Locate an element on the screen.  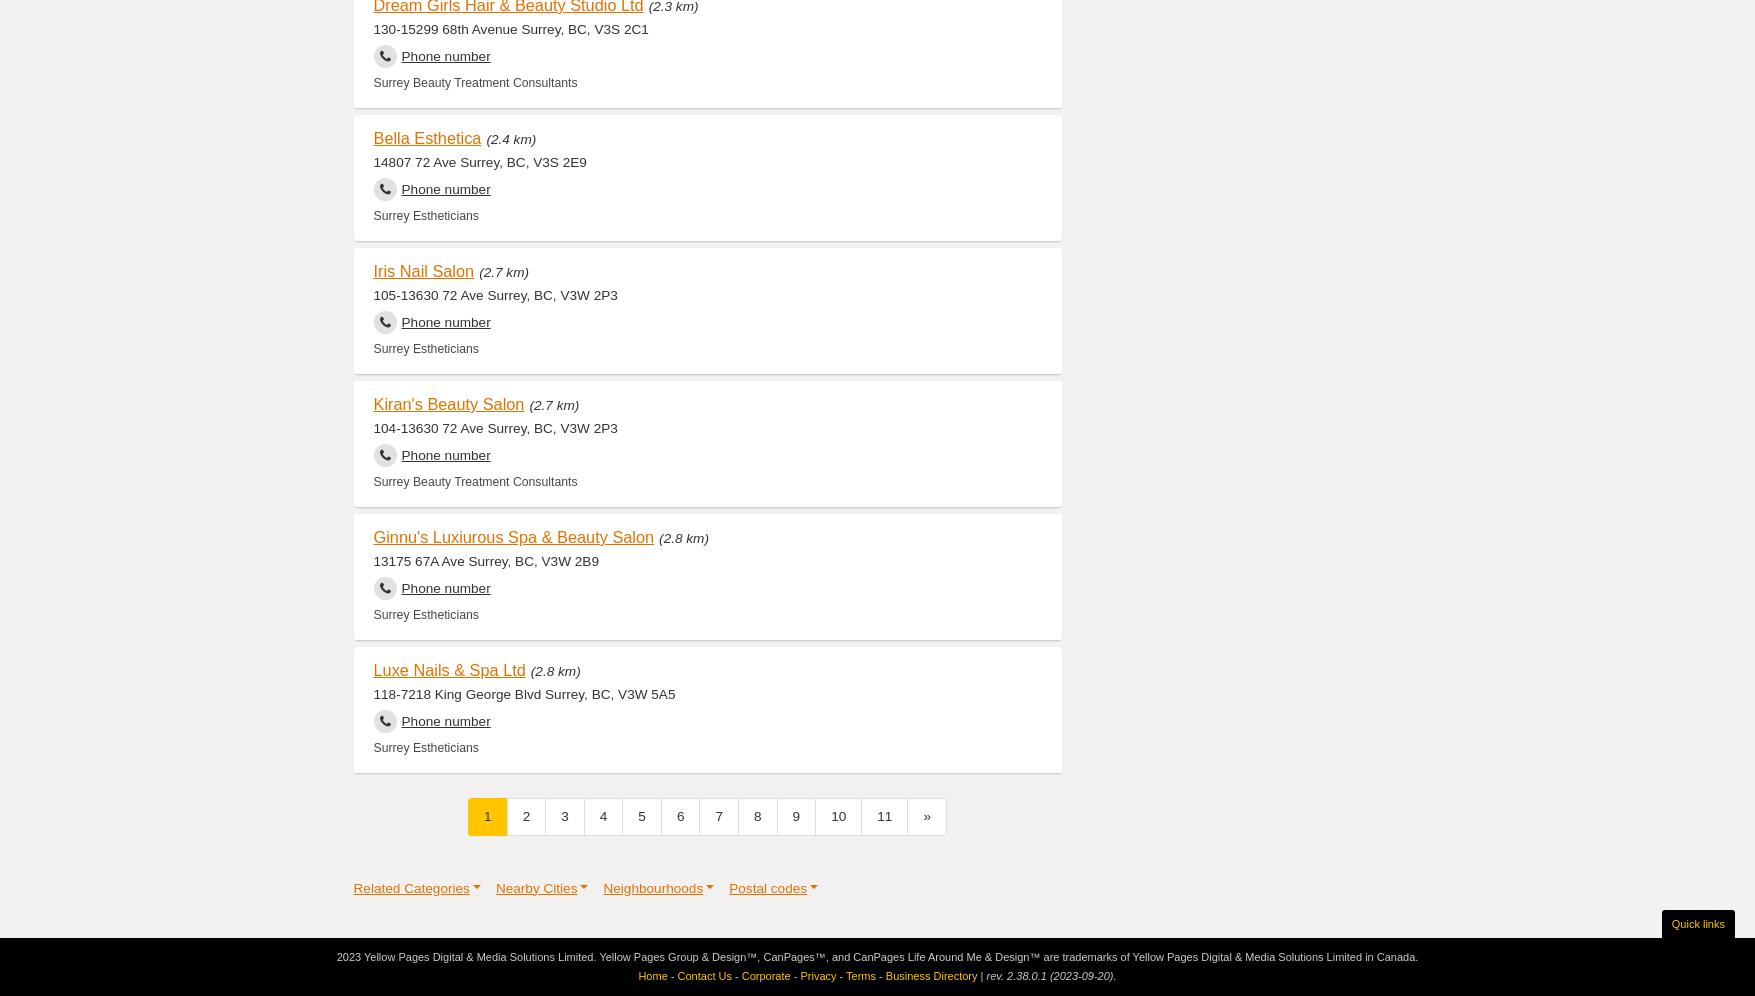
'(2.4 km)' is located at coordinates (510, 137).